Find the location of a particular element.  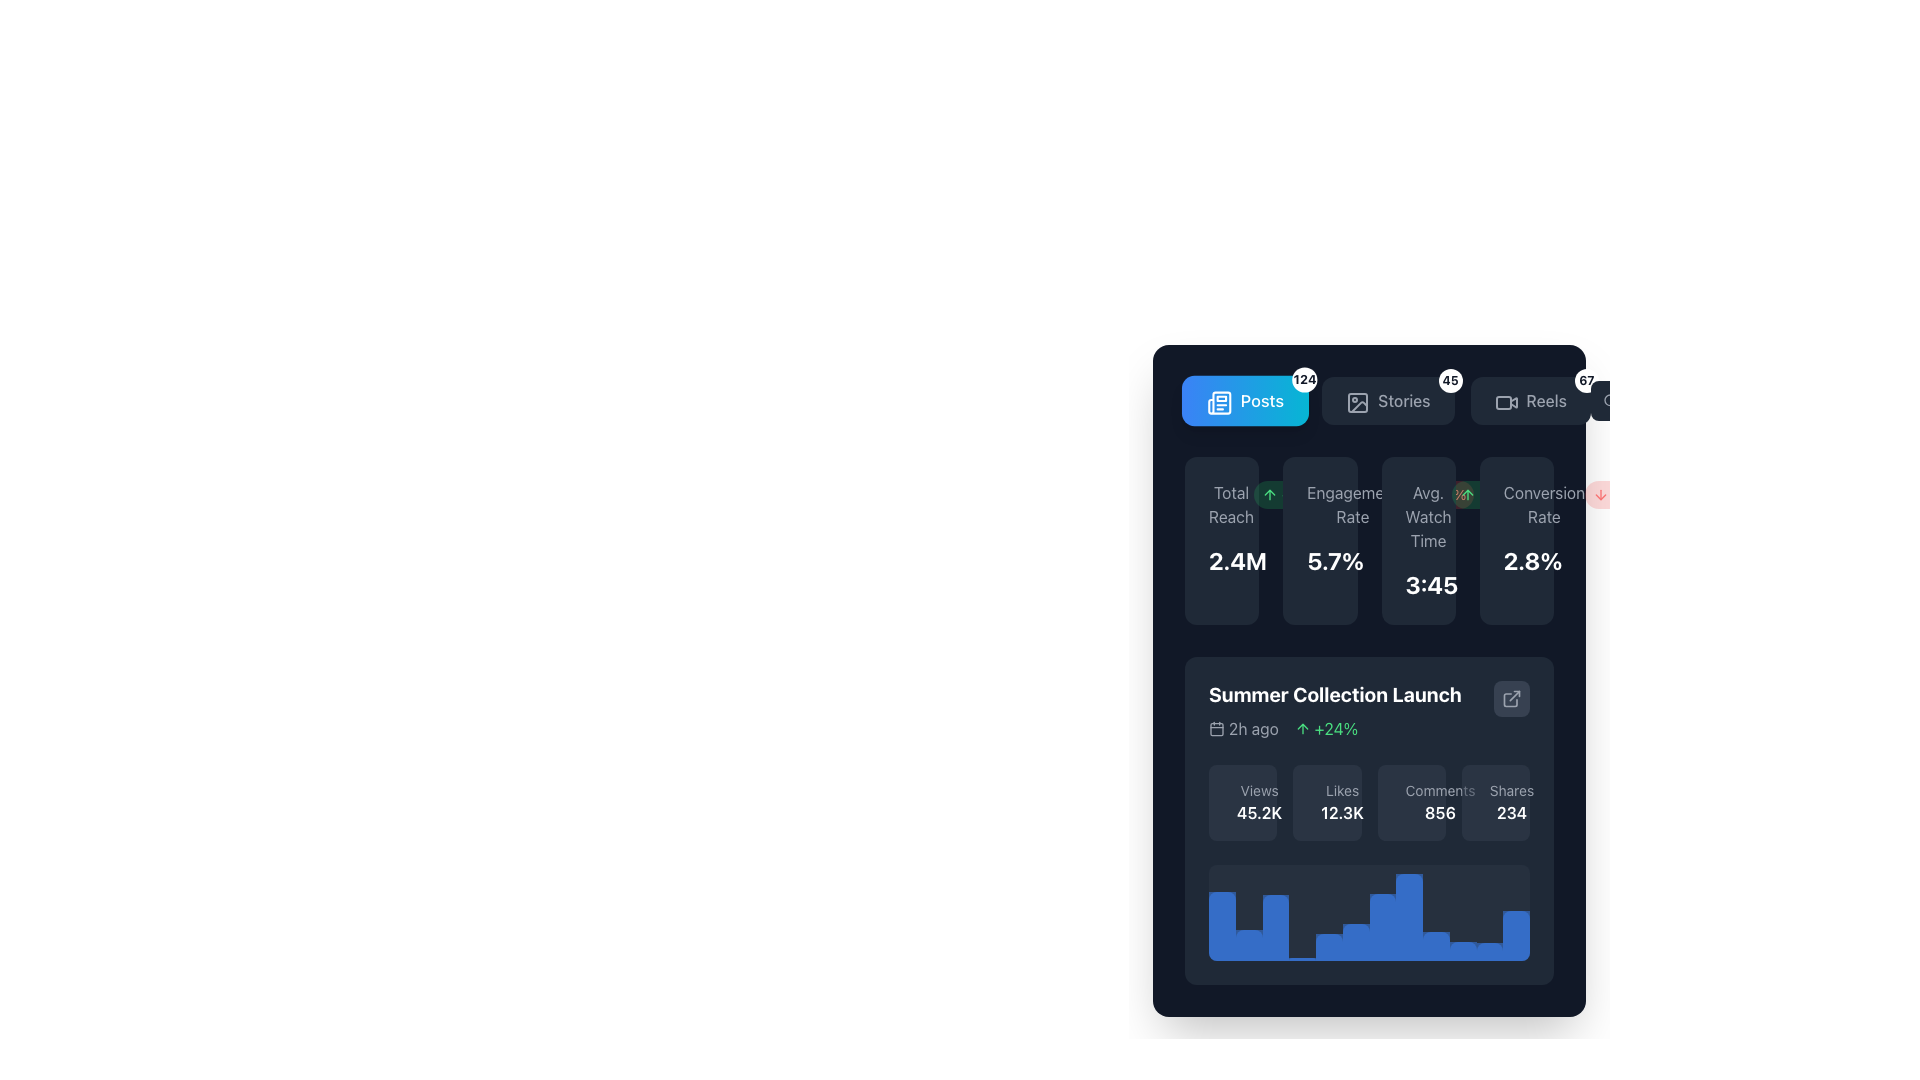

the static text element displaying '5.7%' in bold white font, located in the bottom right corner of the user statistics card under the 'Engagement Rate' header is located at coordinates (1320, 560).